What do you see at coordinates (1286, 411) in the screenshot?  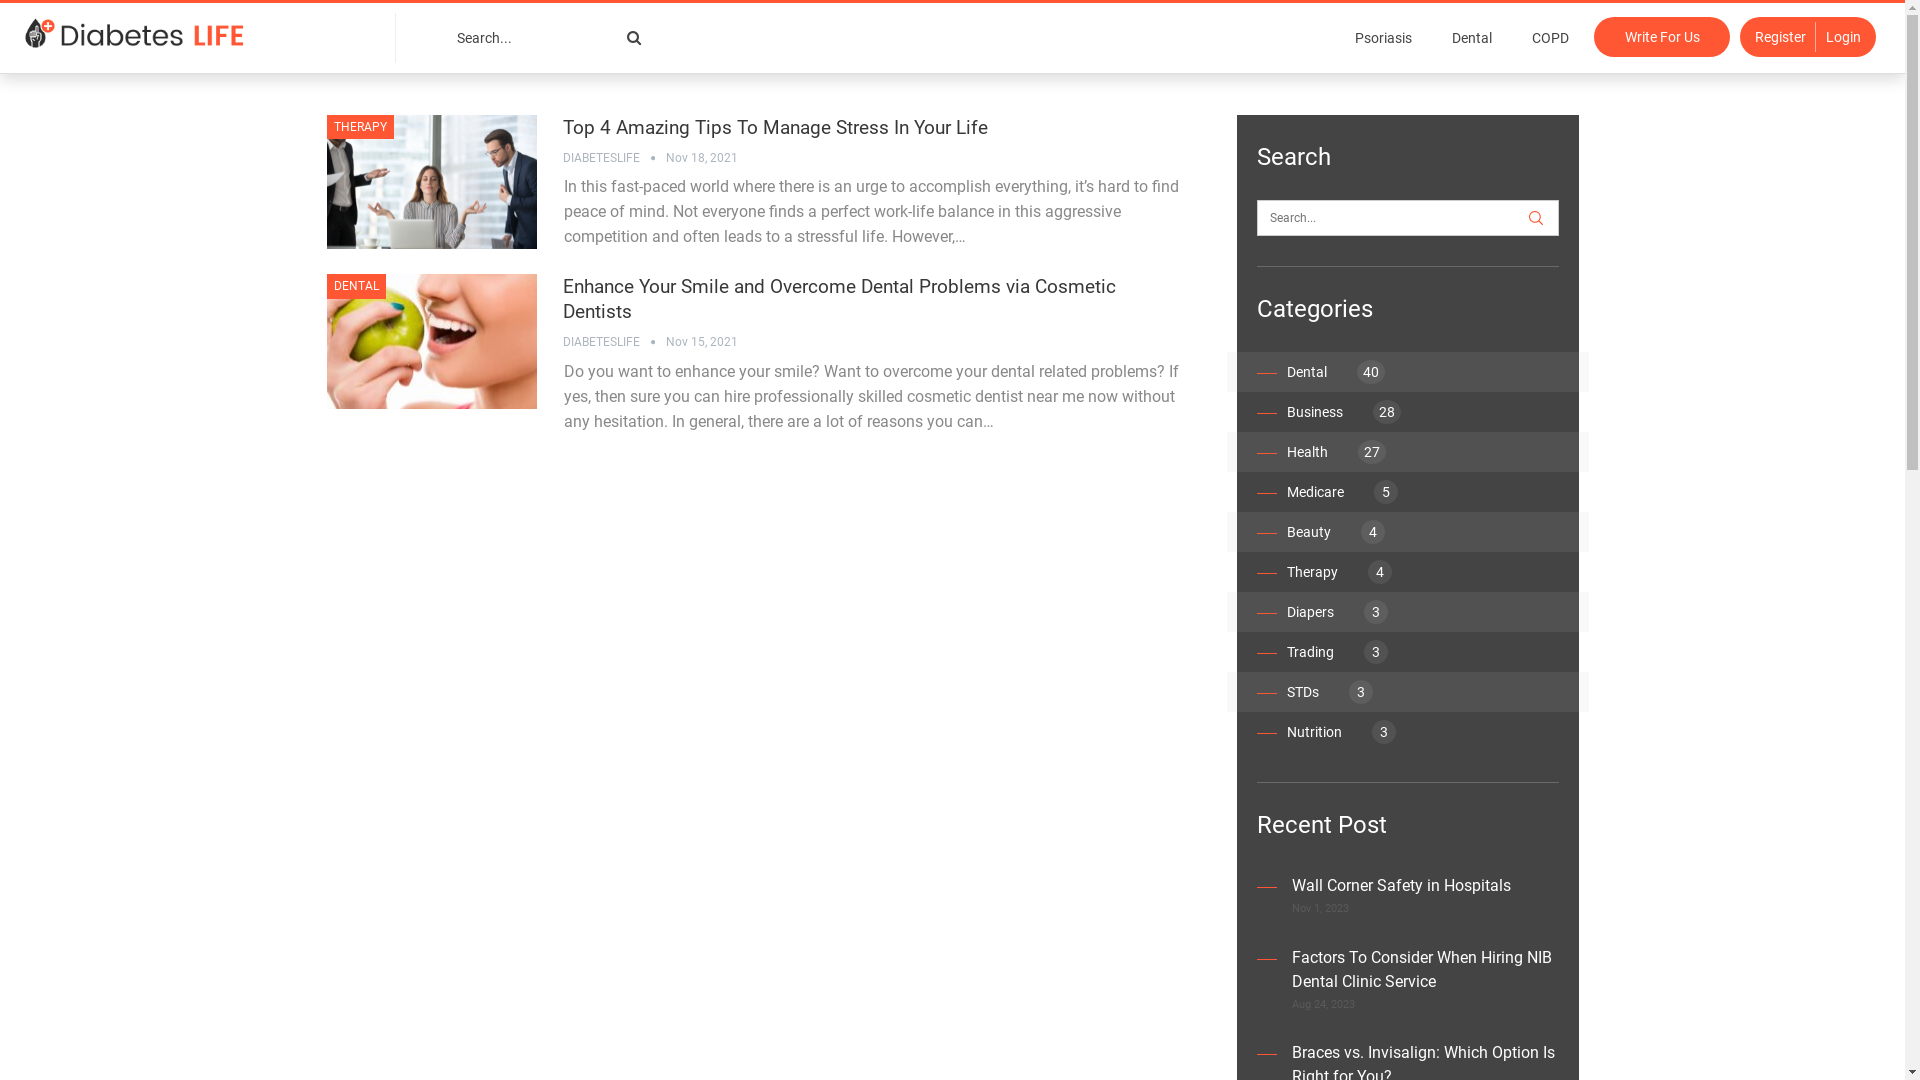 I see `'Business28'` at bounding box center [1286, 411].